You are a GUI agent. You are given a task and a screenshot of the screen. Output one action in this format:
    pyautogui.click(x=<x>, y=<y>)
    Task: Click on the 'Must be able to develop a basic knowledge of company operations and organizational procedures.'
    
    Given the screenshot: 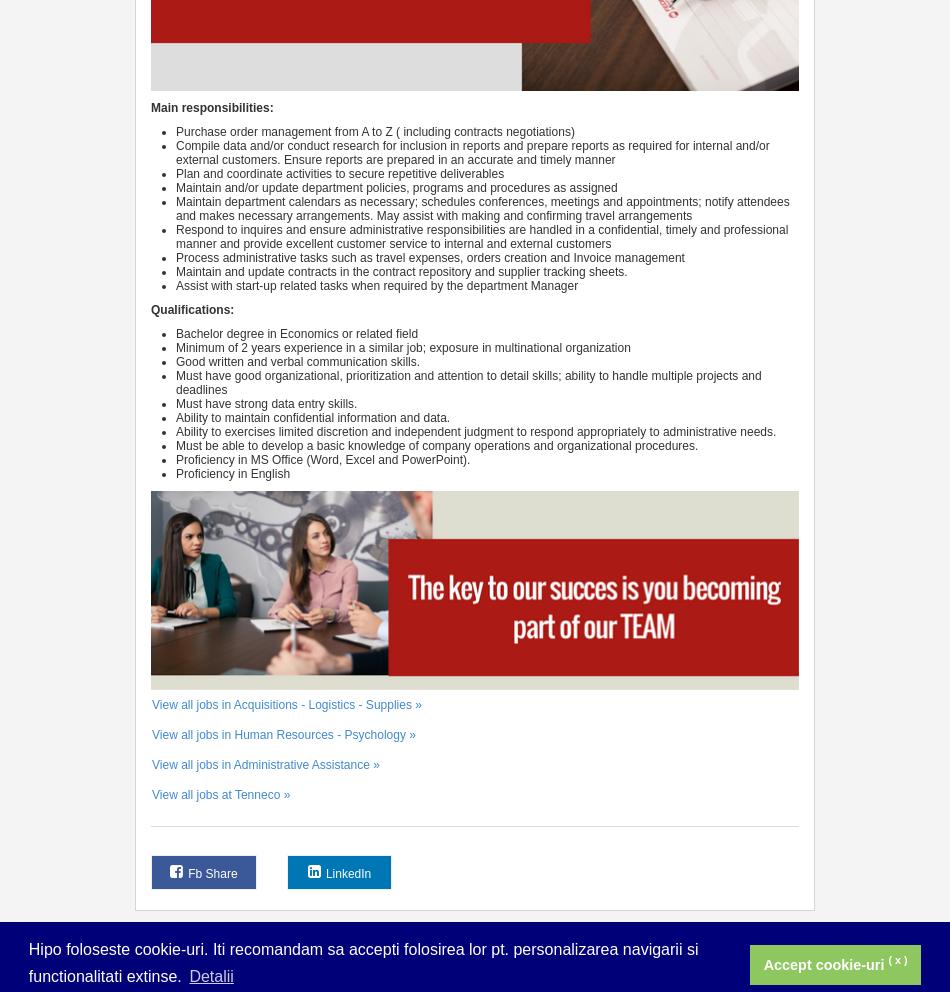 What is the action you would take?
    pyautogui.click(x=436, y=444)
    